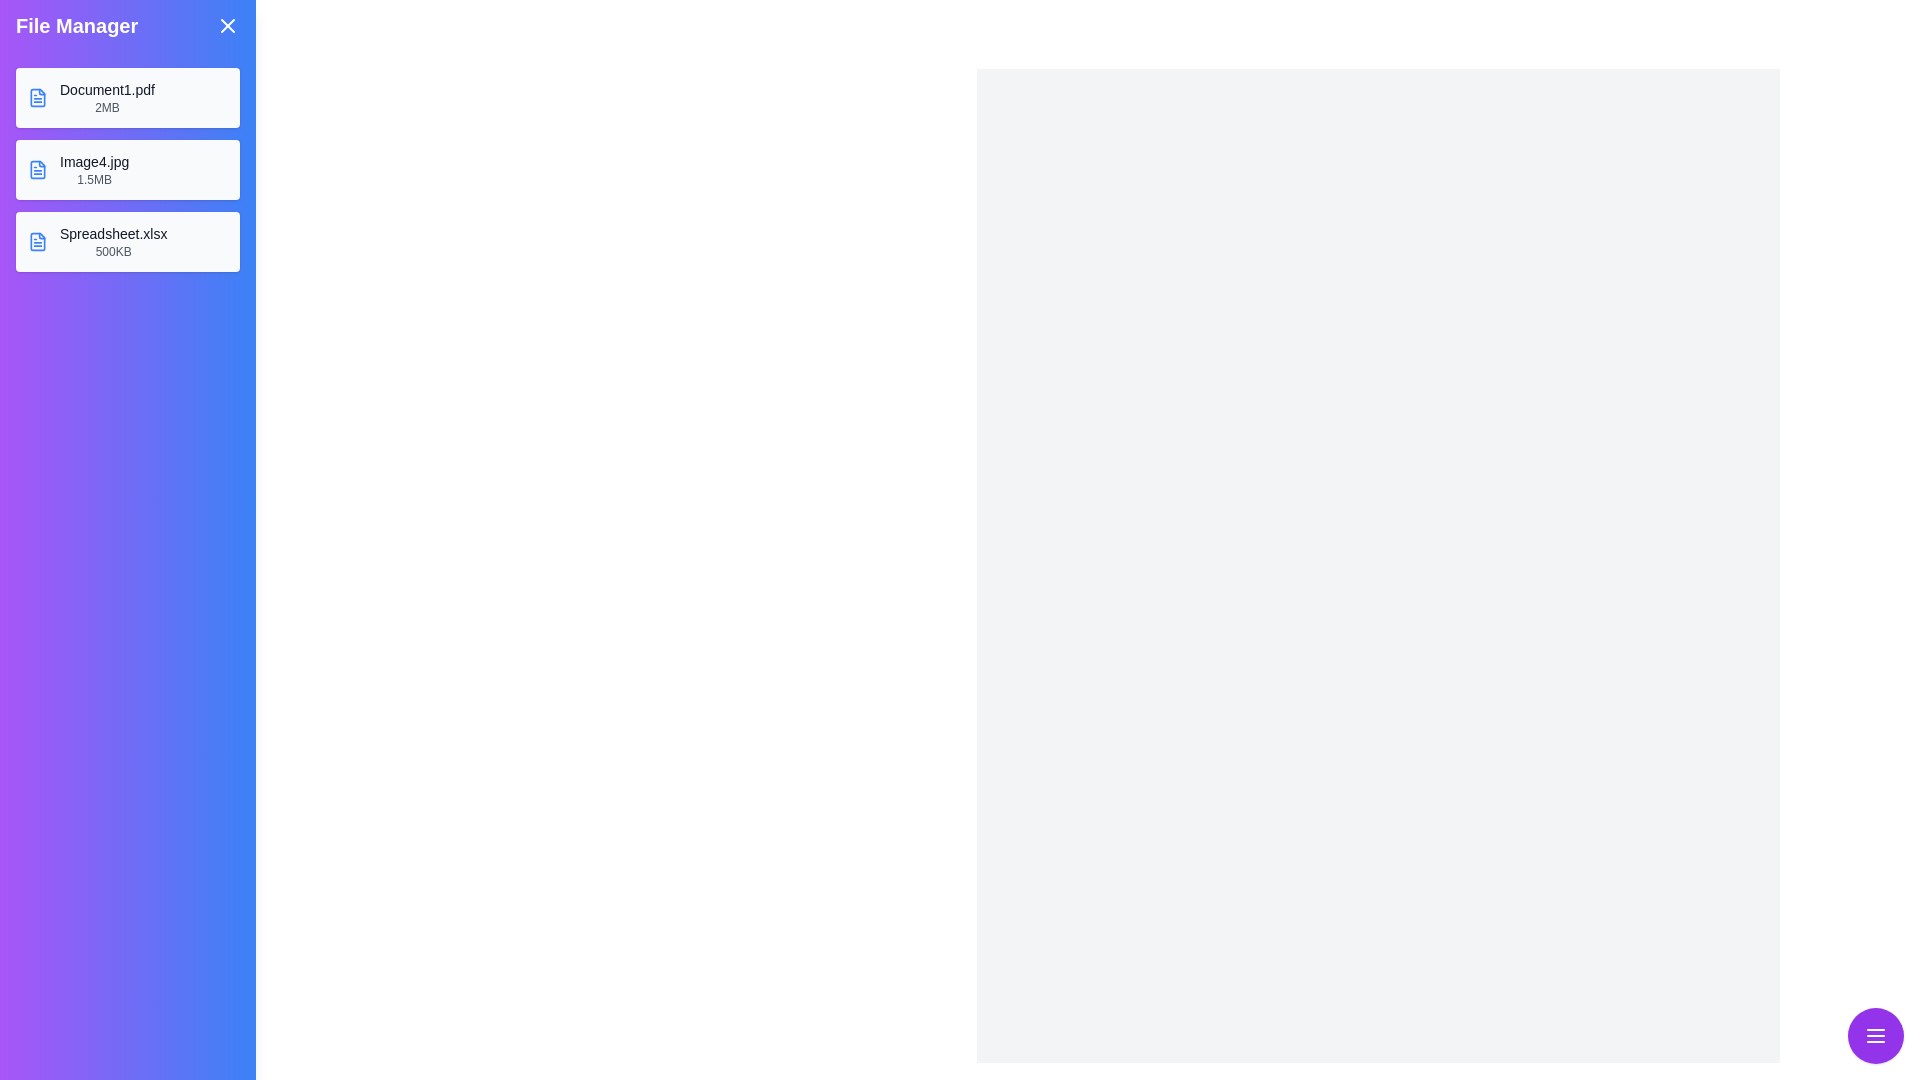  What do you see at coordinates (38, 168) in the screenshot?
I see `the document icon with a blue outline next to the file name 'Image4.jpg' in the file manager interface` at bounding box center [38, 168].